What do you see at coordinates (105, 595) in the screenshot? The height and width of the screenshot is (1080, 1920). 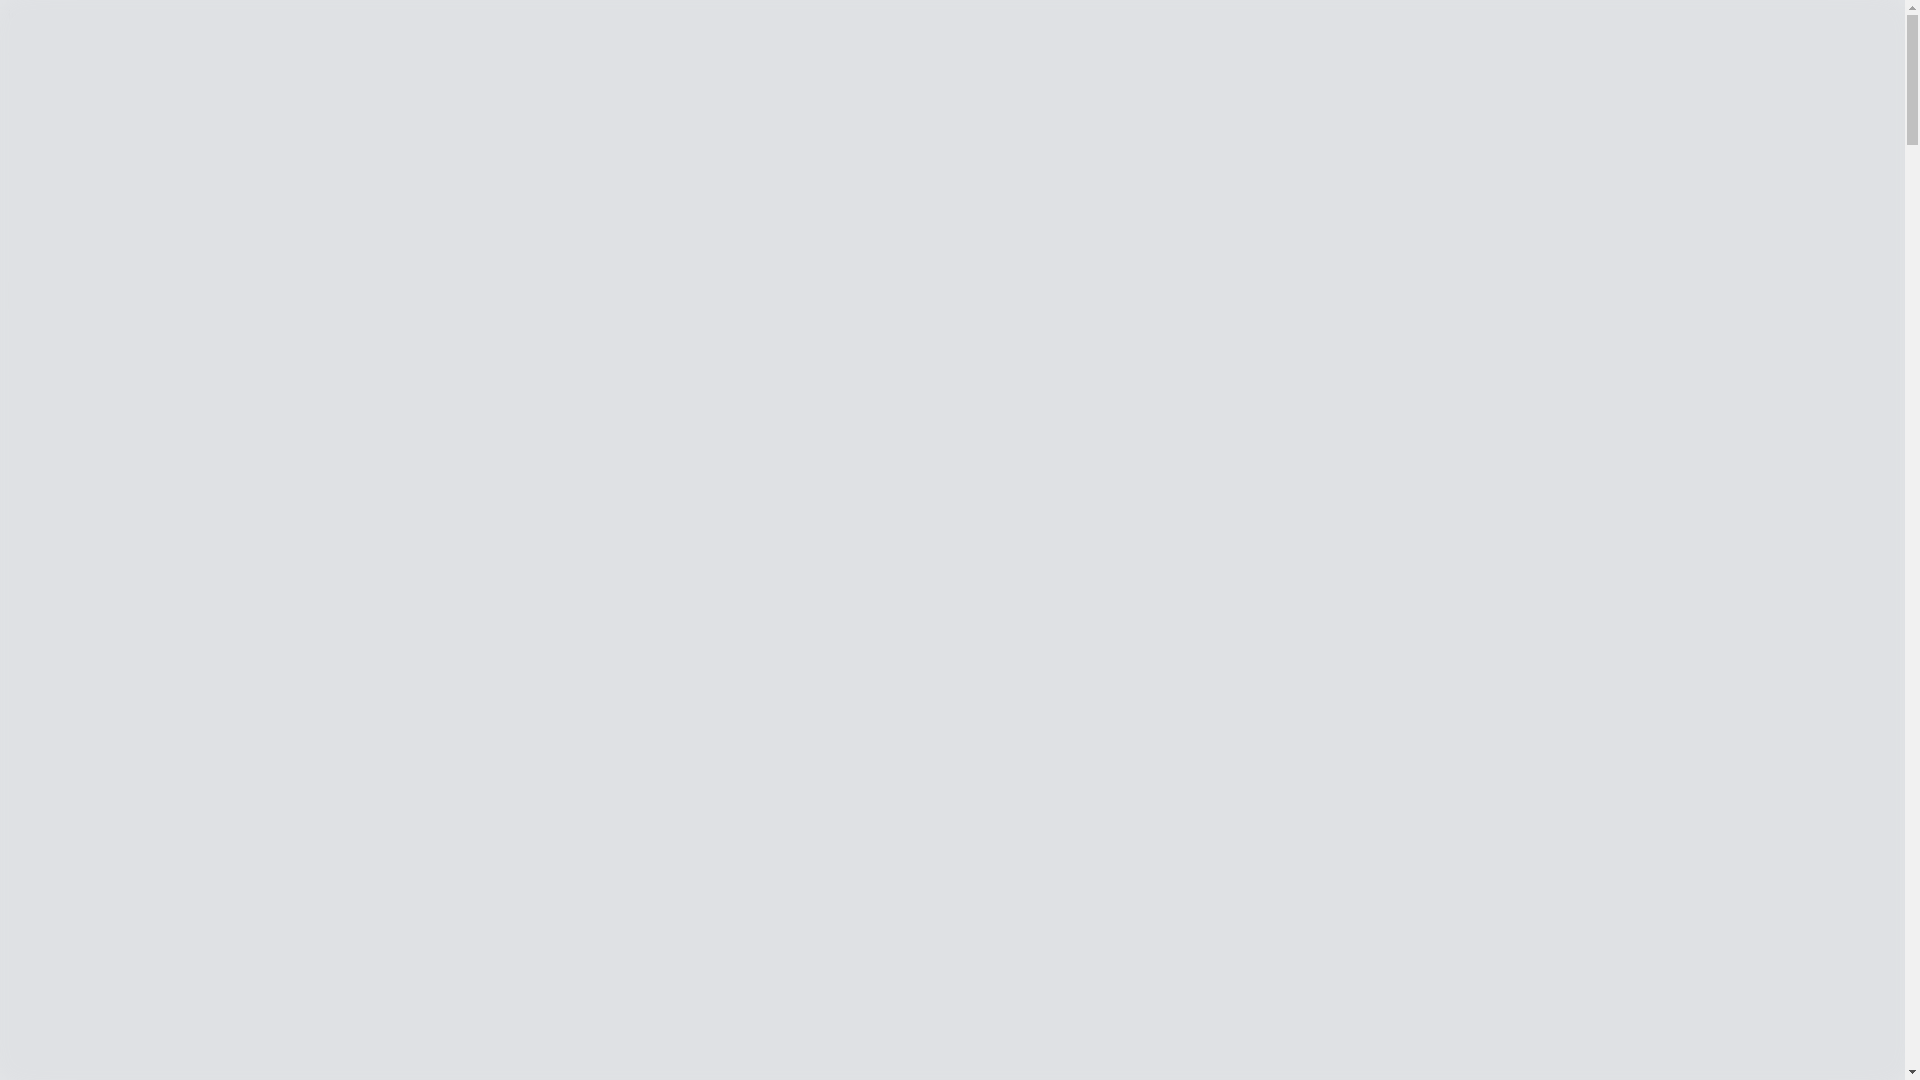 I see `'Drink'` at bounding box center [105, 595].